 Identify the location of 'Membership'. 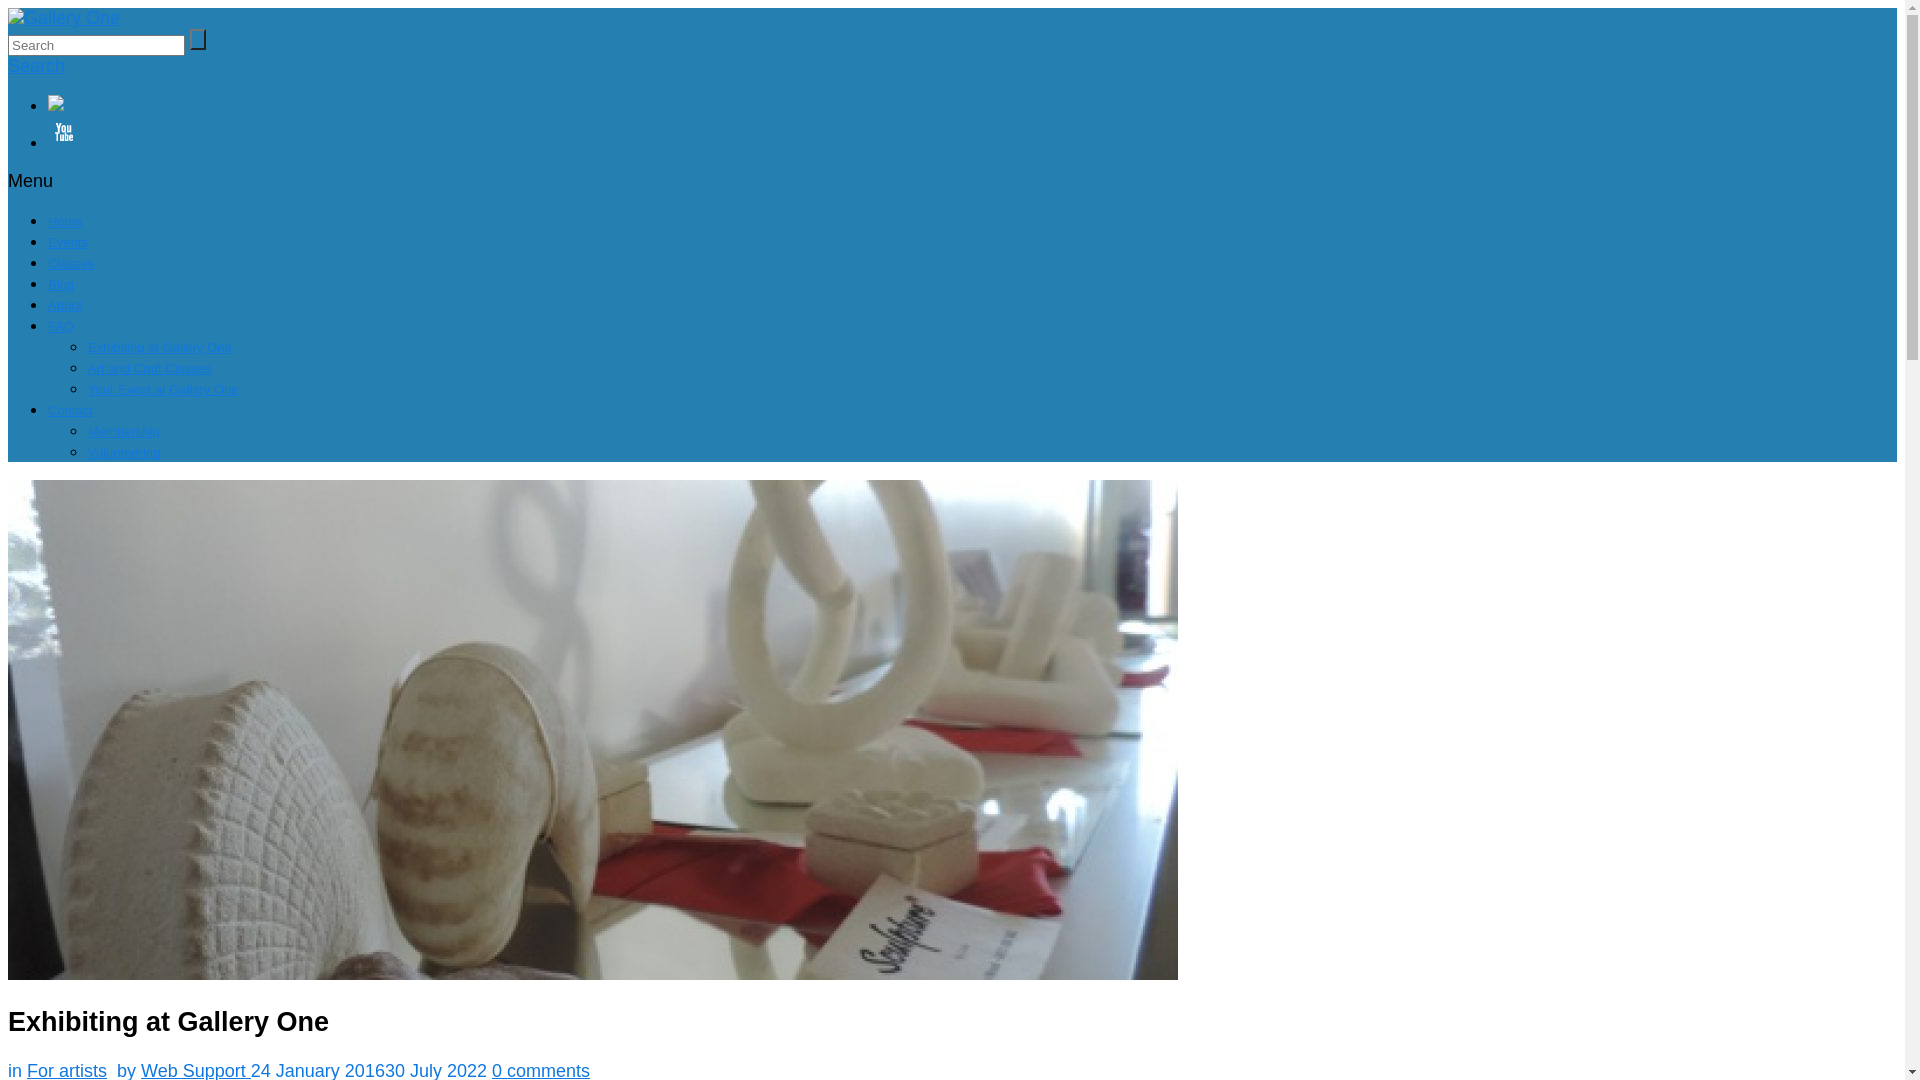
(123, 430).